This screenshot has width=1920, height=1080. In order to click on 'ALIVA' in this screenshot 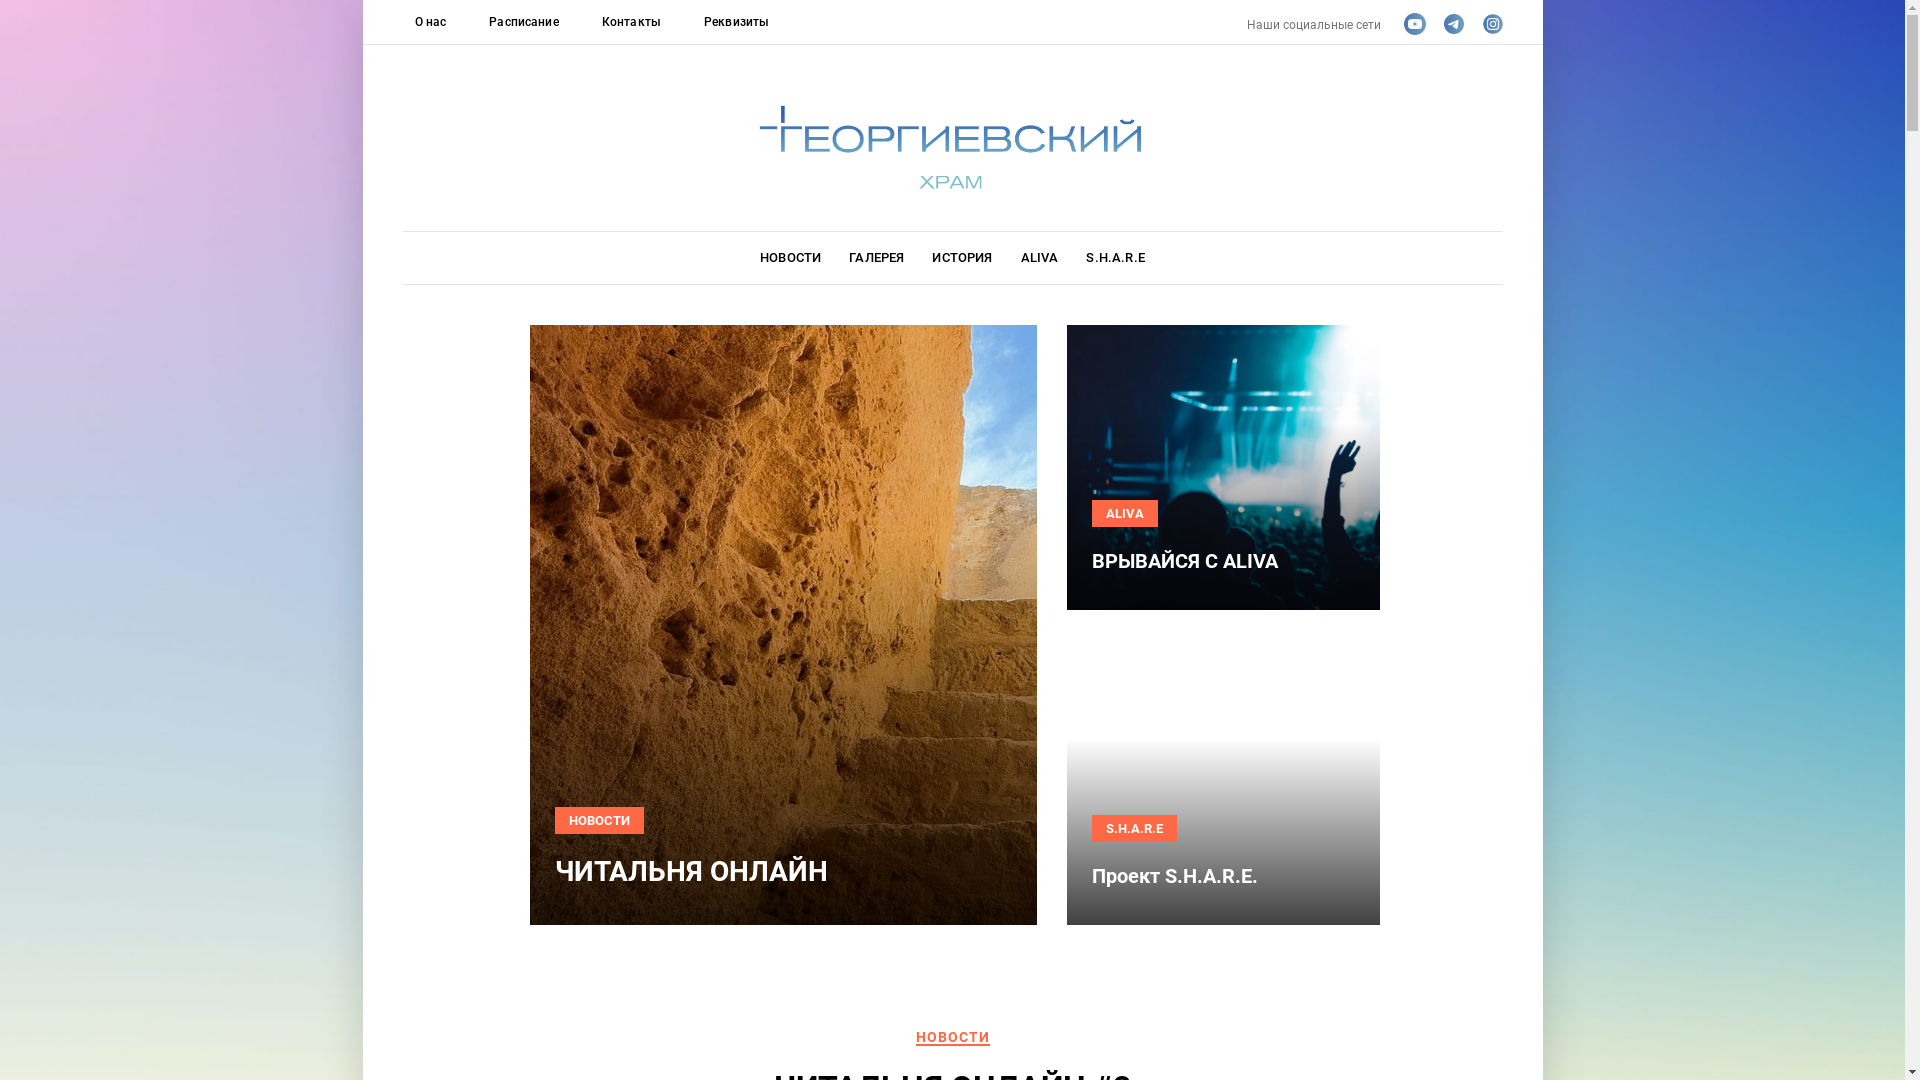, I will do `click(1124, 512)`.